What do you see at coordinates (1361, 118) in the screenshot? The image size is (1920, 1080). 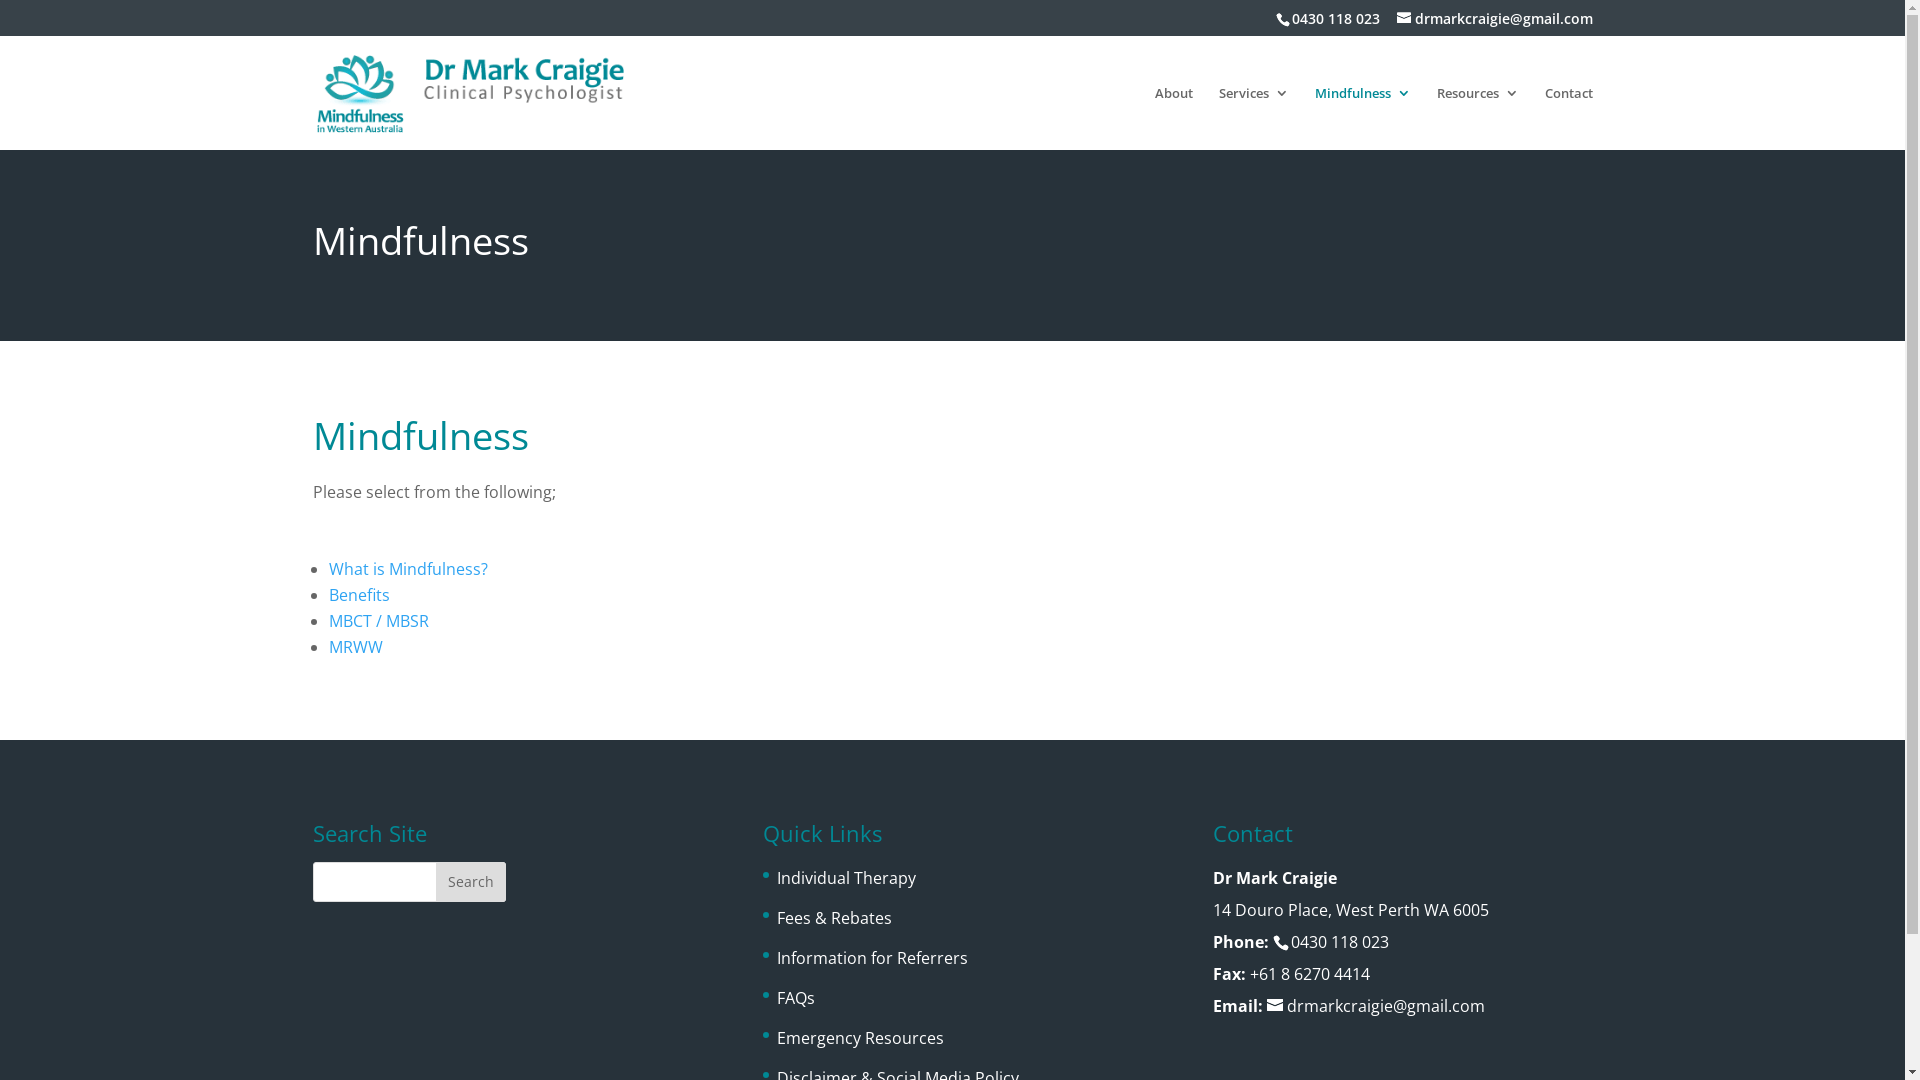 I see `'Mindfulness'` at bounding box center [1361, 118].